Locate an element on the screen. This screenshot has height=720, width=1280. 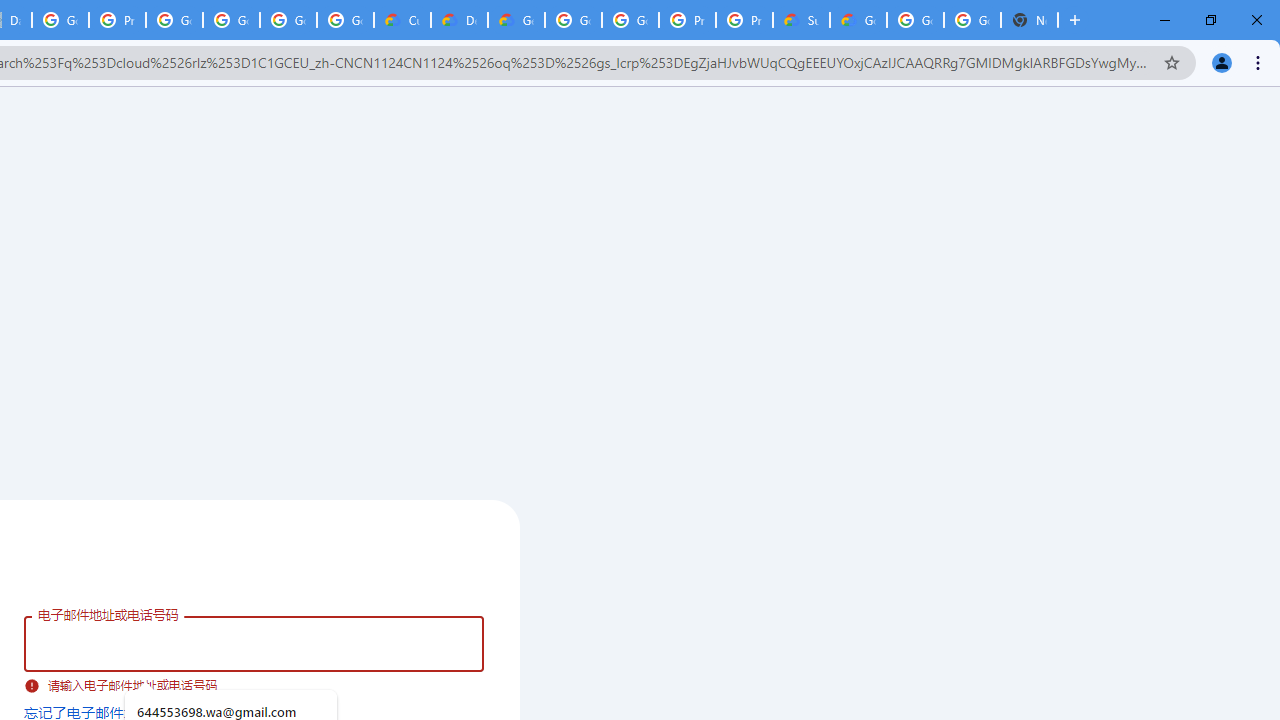
'Gemini for Business and Developers | Google Cloud' is located at coordinates (516, 20).